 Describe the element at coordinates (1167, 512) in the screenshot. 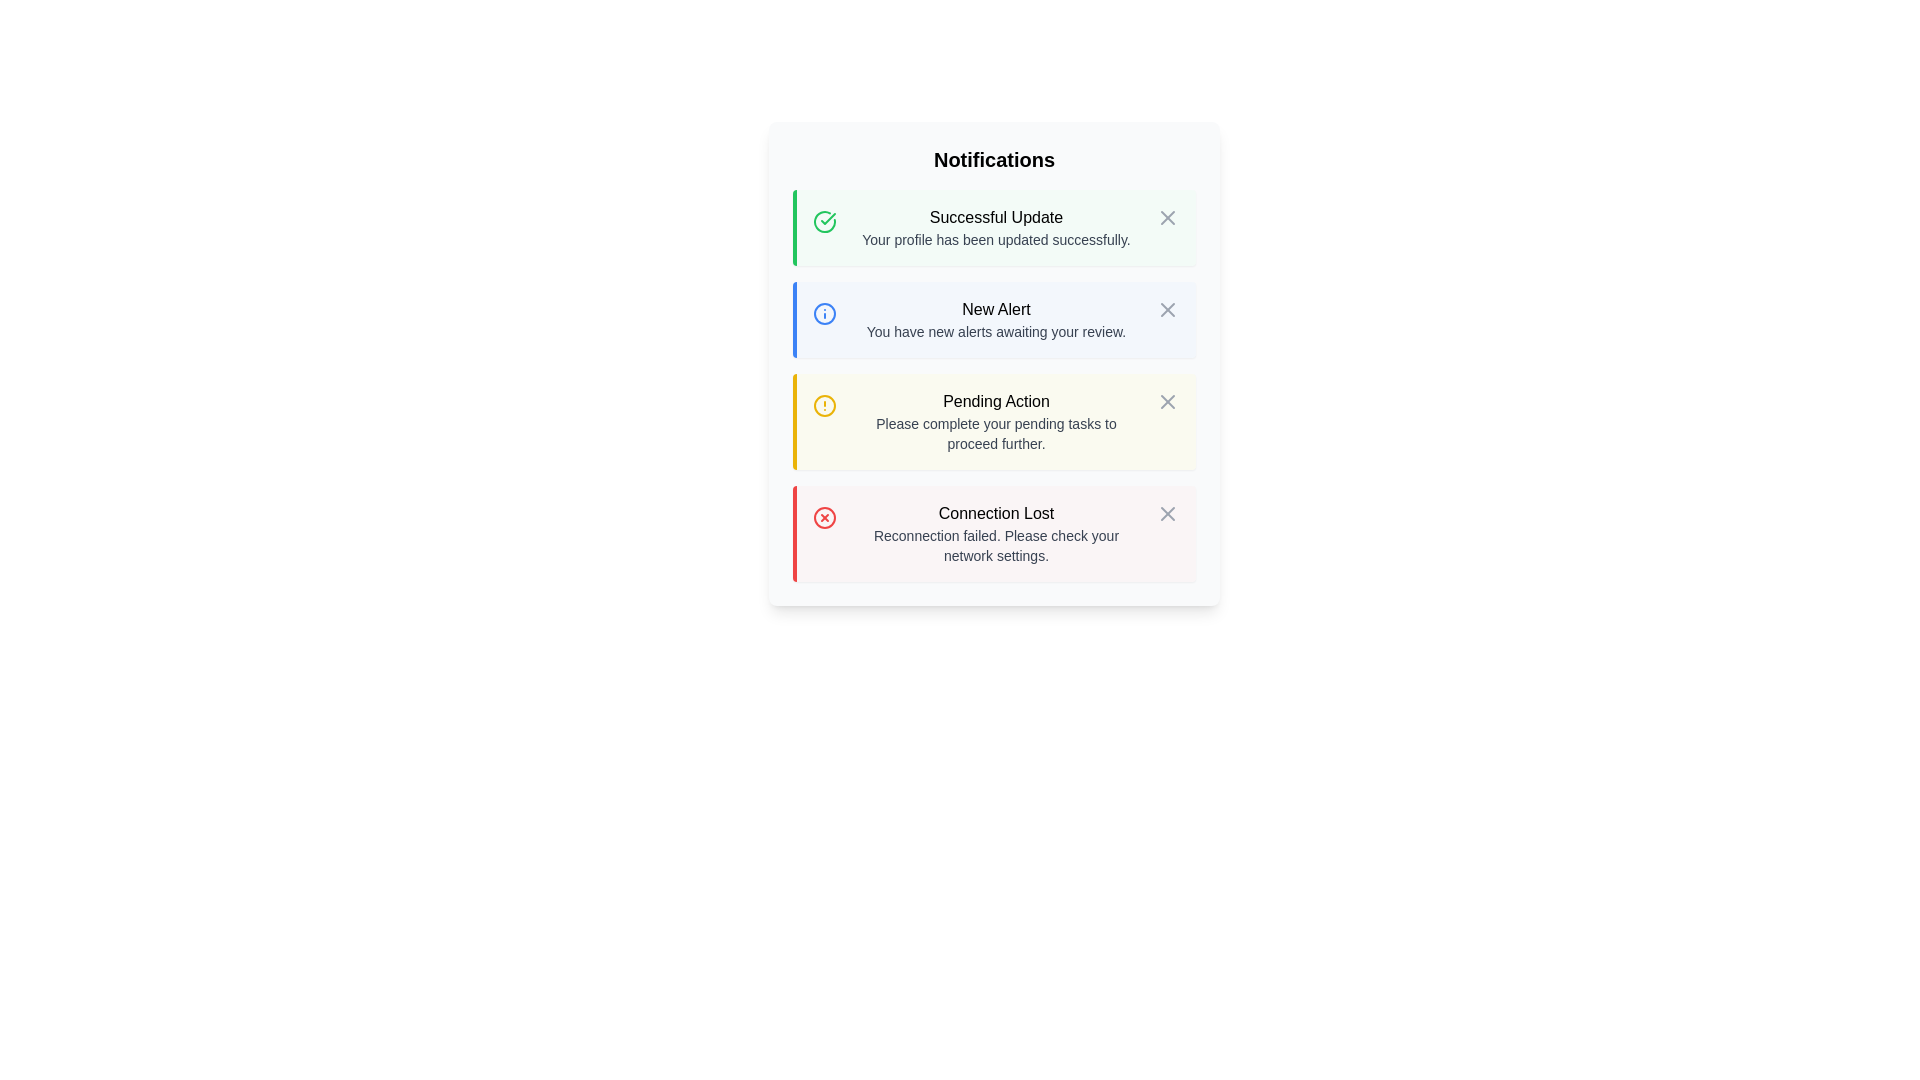

I see `the dismiss button located at the top-right corner of the 'Connection Lost' notification` at that location.